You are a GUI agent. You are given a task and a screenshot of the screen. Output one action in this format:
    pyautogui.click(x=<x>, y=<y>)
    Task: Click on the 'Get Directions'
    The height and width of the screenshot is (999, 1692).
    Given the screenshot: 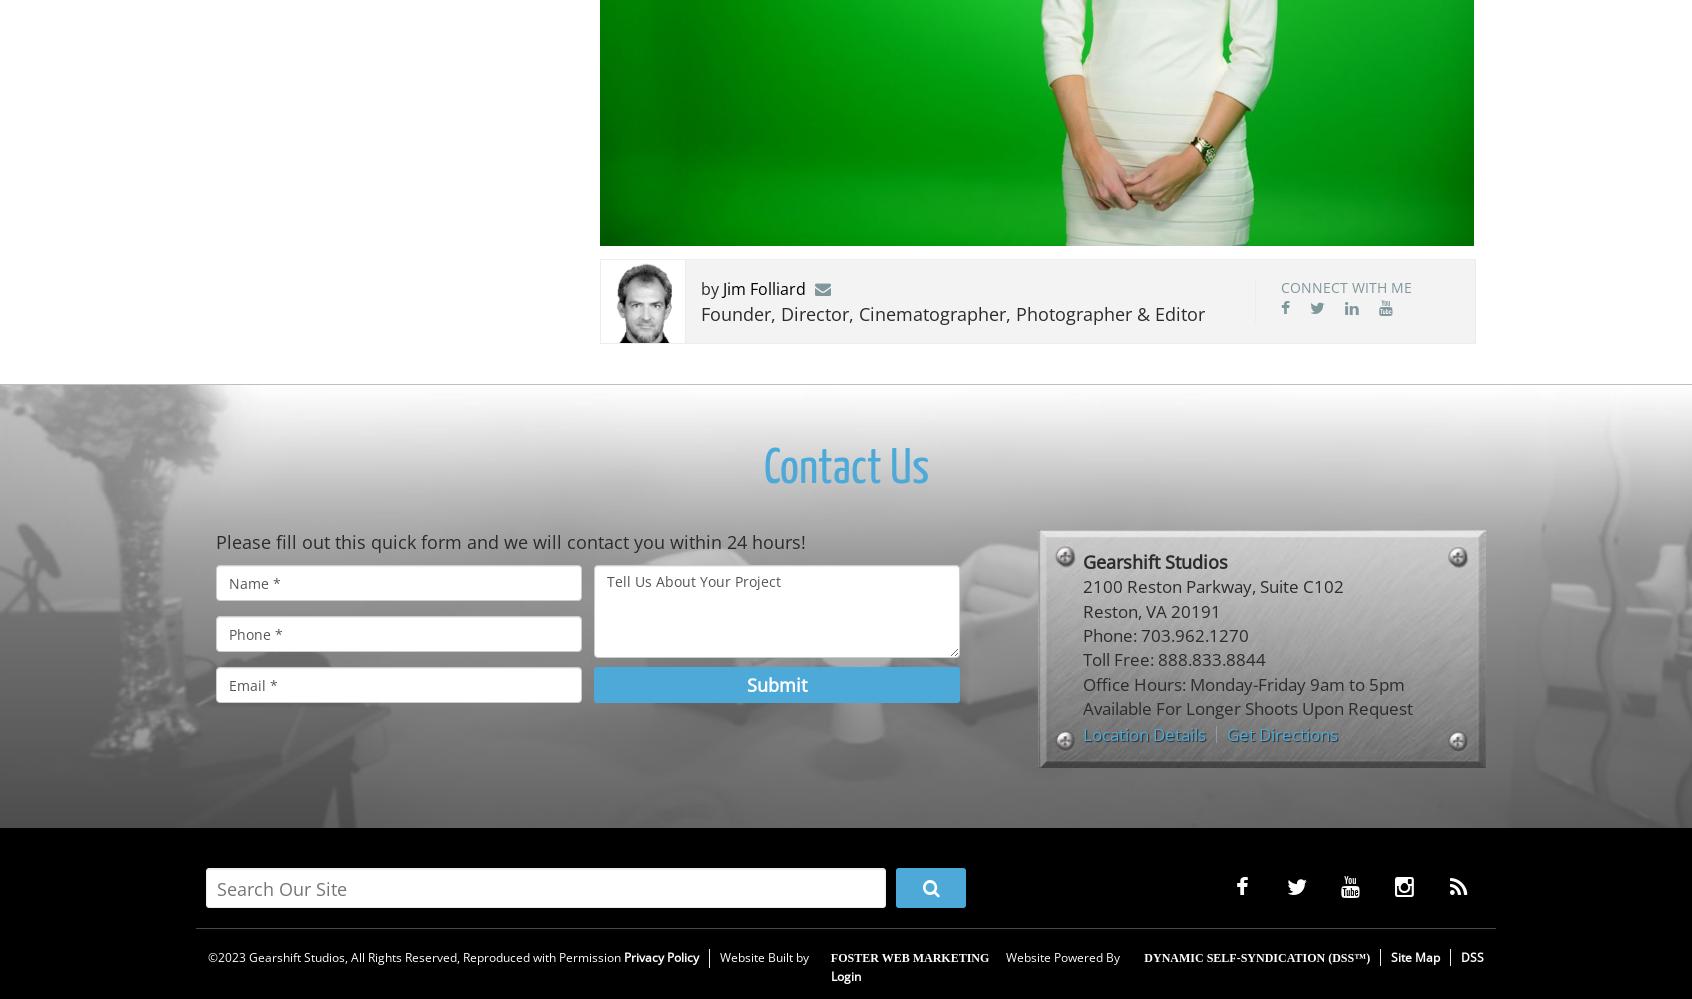 What is the action you would take?
    pyautogui.click(x=1280, y=733)
    